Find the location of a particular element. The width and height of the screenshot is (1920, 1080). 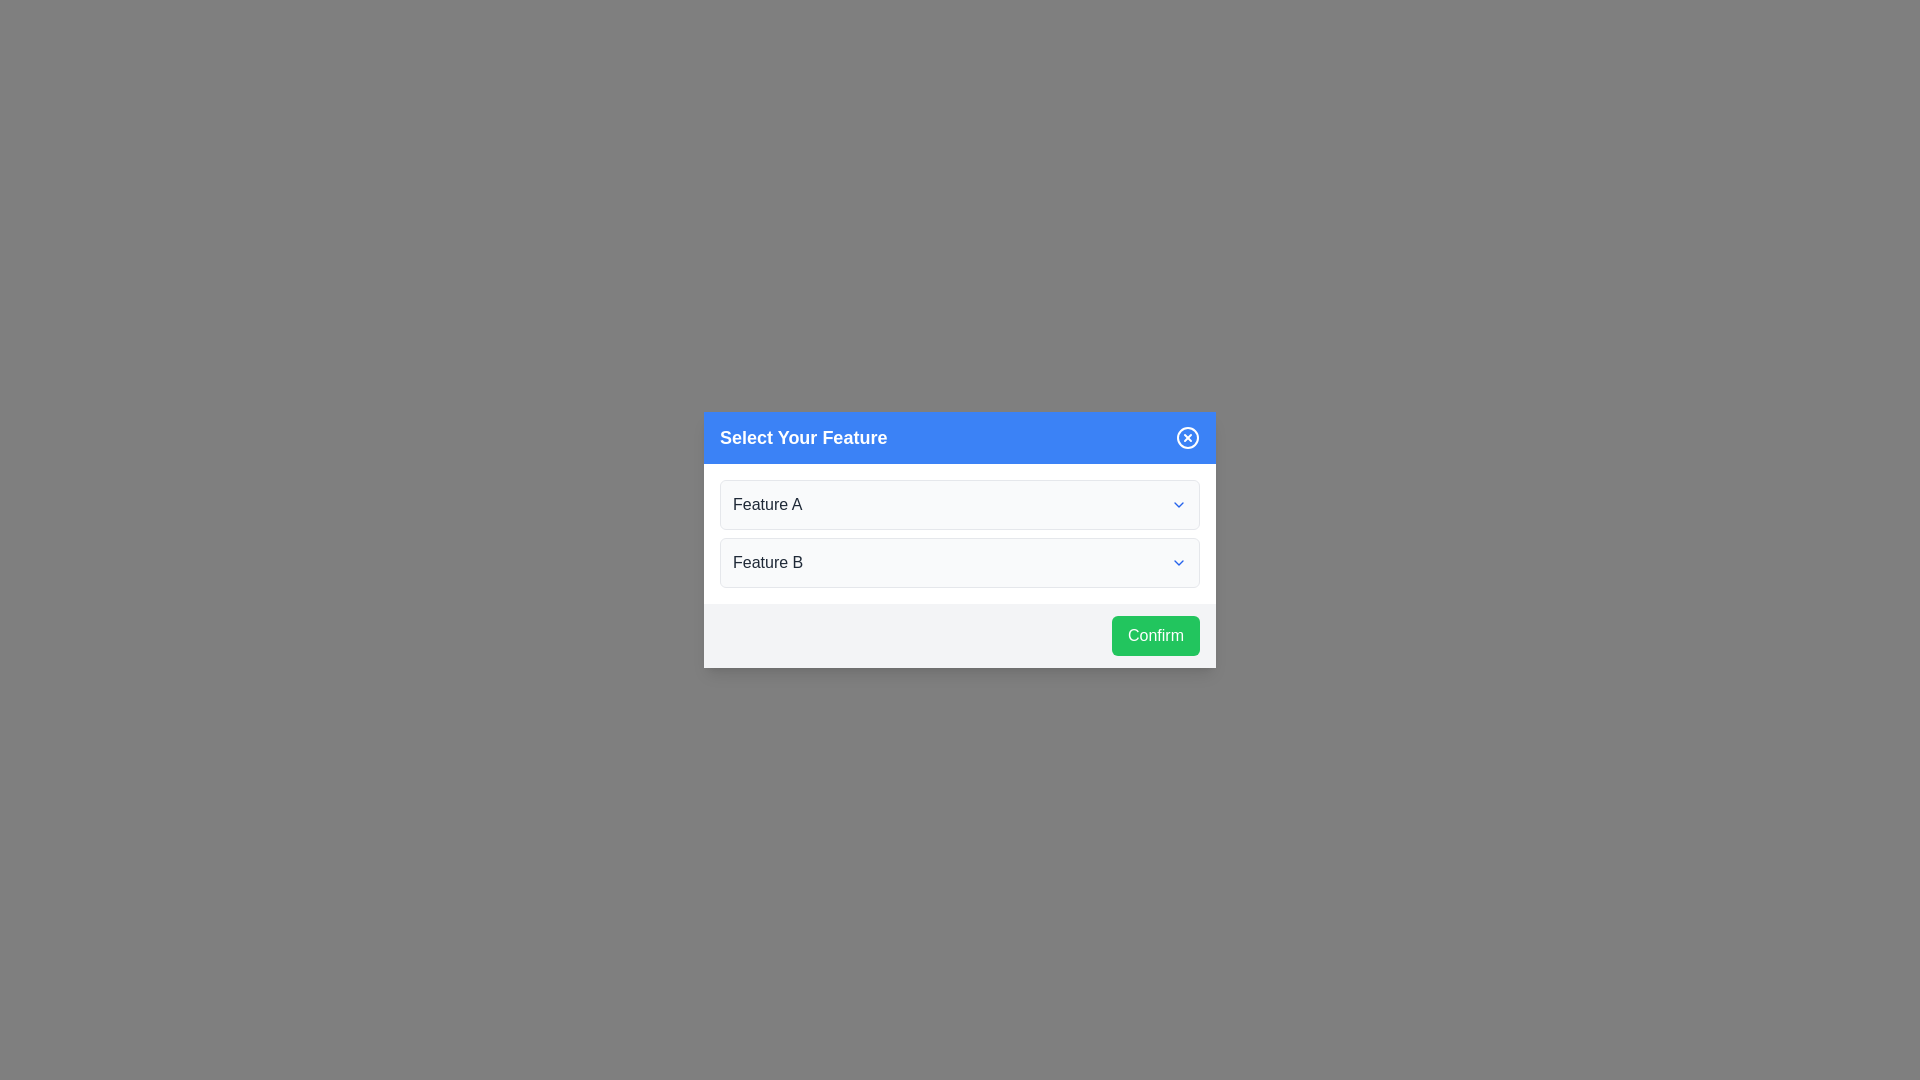

the Text Label displaying 'Feature B', which is located centrally within the modal dialog, underneath the 'Feature A' label is located at coordinates (767, 563).